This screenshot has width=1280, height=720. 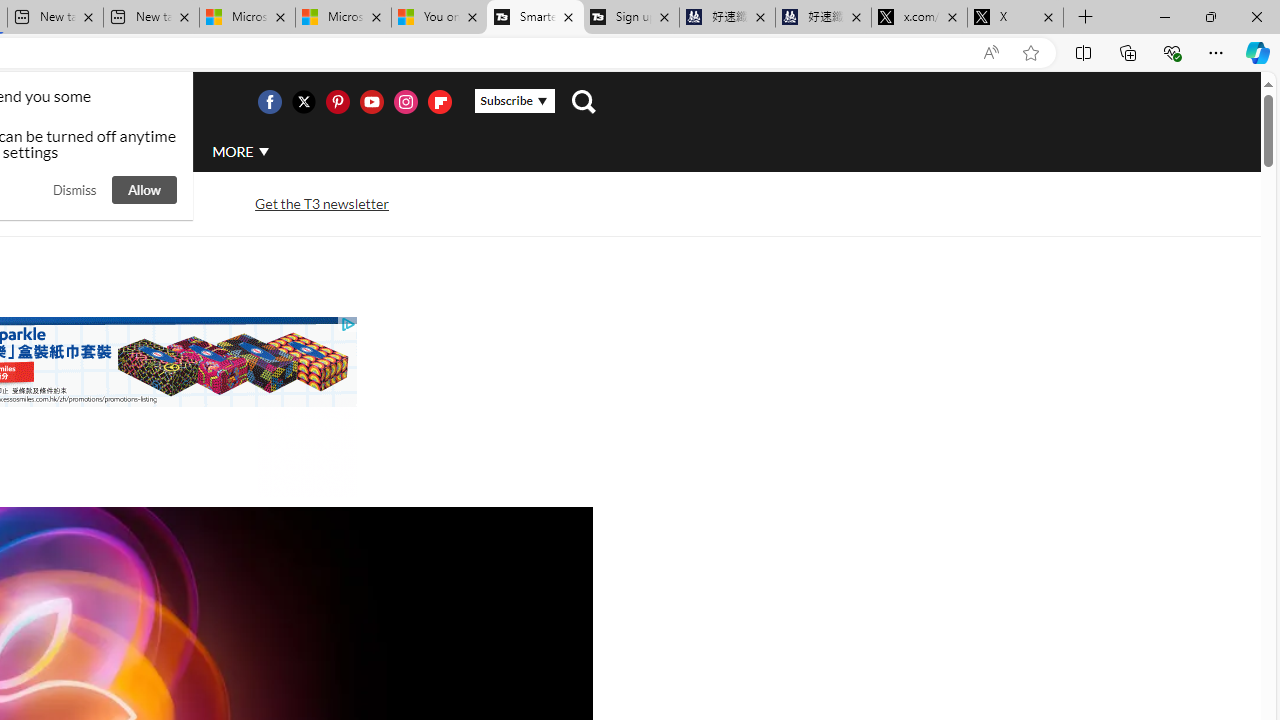 I want to click on 'Visit us on Youtube', so click(x=371, y=101).